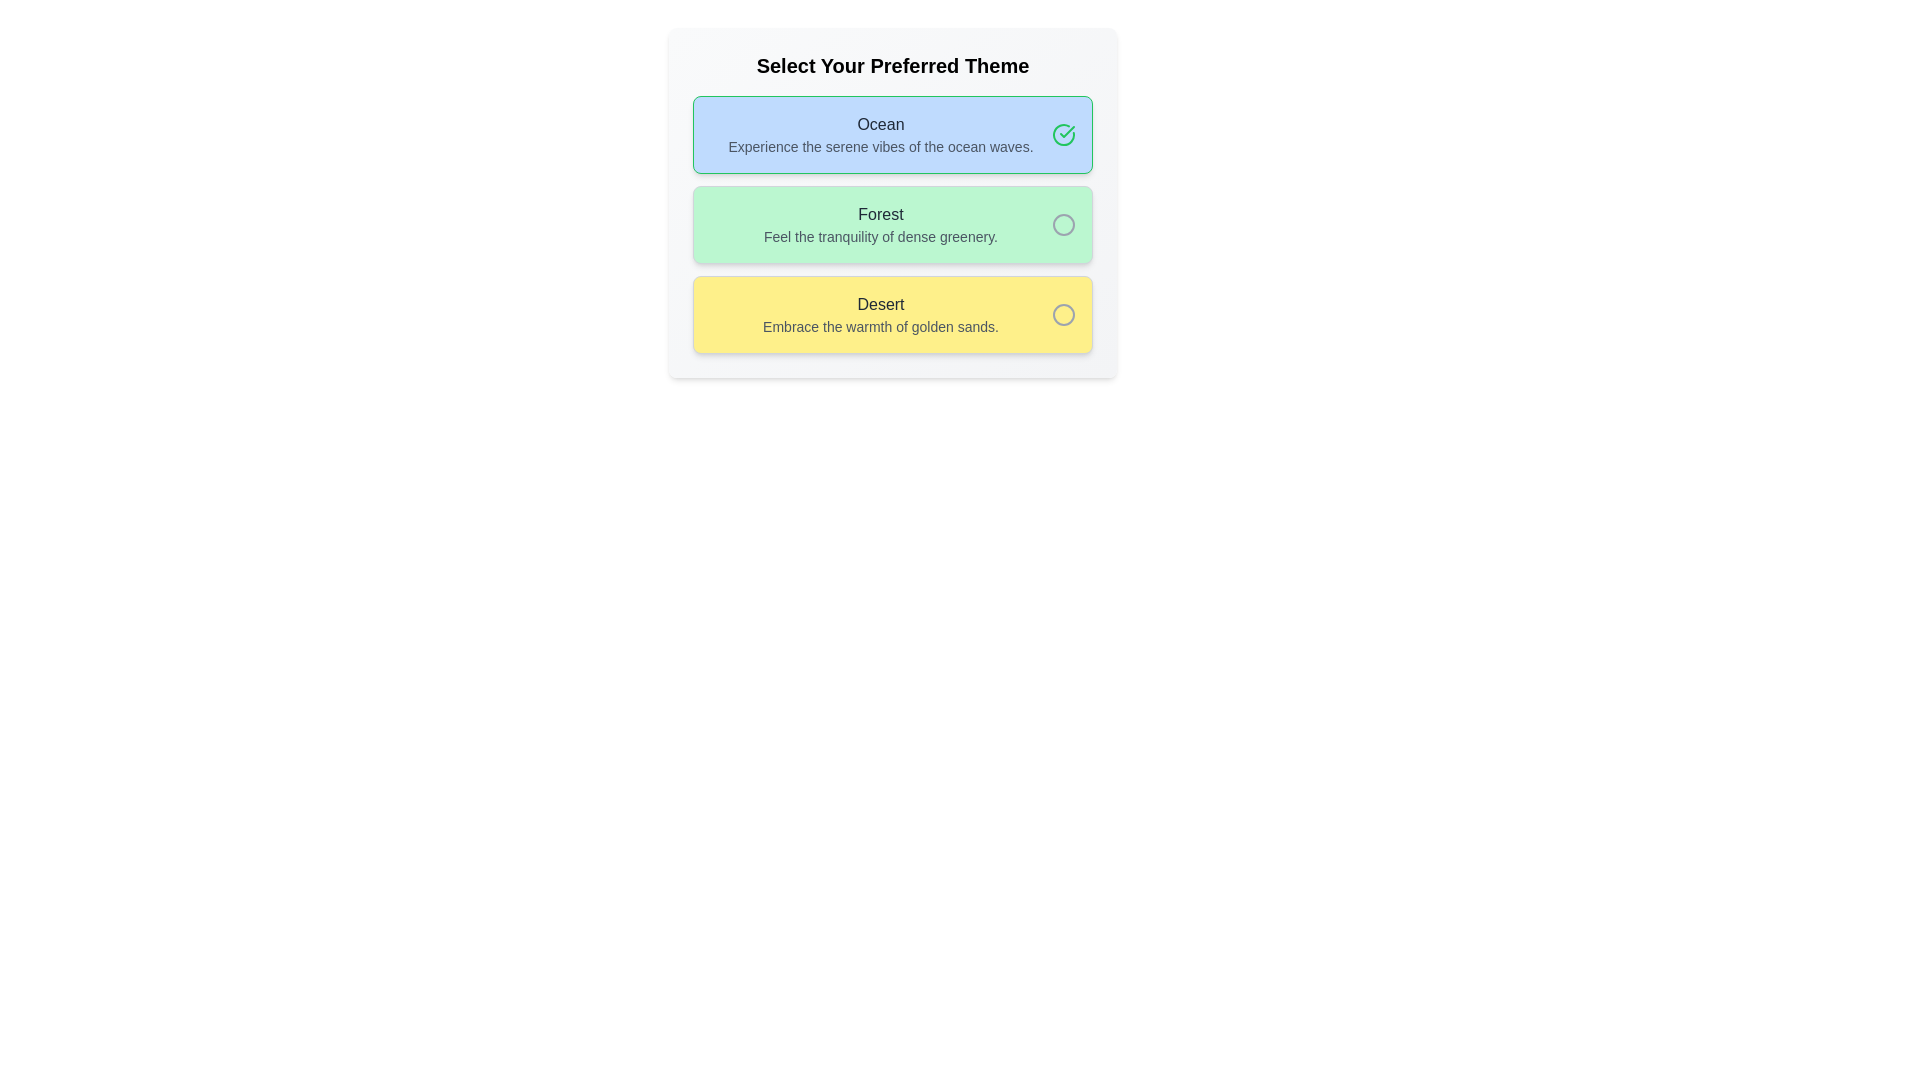 The image size is (1920, 1080). I want to click on the descriptive subtitle text label for the theme option 'Forest', which is located in a light green option box, centered underneath the text 'Forest', so click(880, 235).